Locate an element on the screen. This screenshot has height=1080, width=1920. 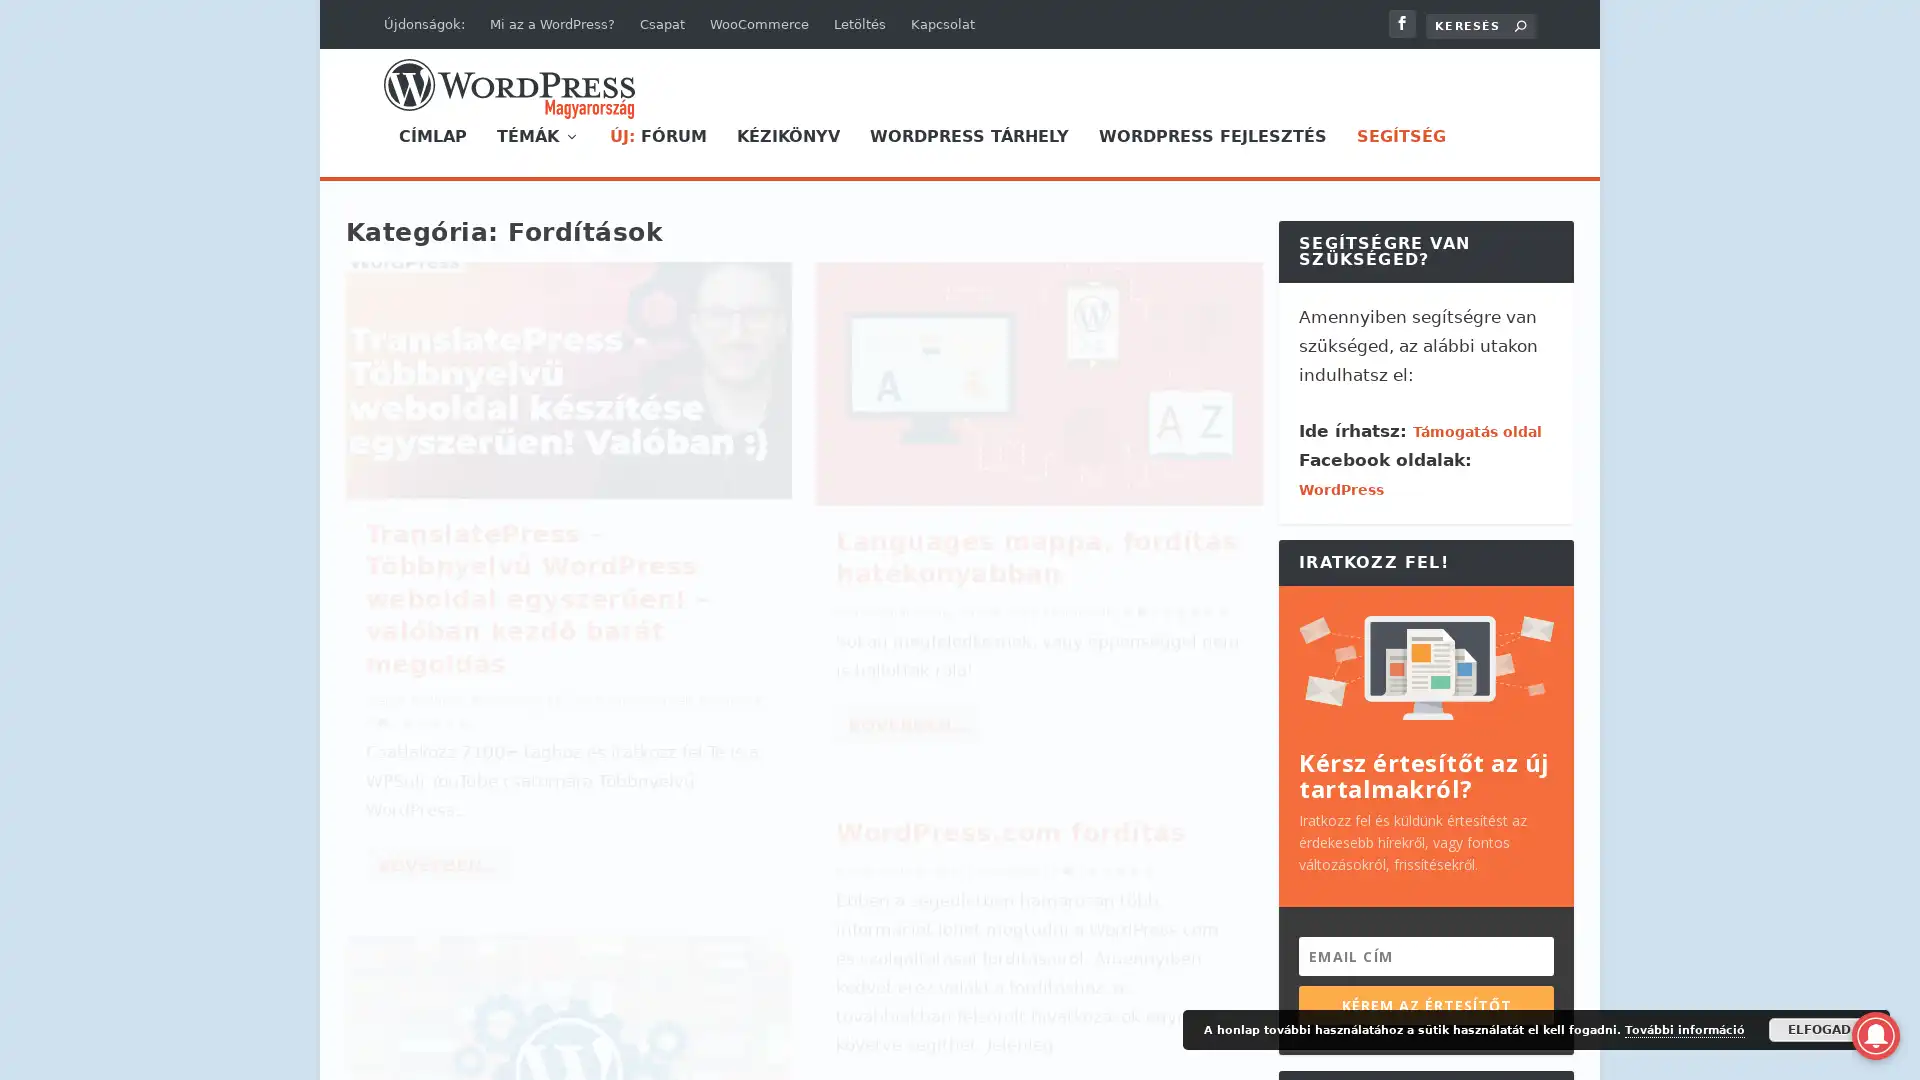
KEREM AZ ERTESITOT is located at coordinates (1425, 1004).